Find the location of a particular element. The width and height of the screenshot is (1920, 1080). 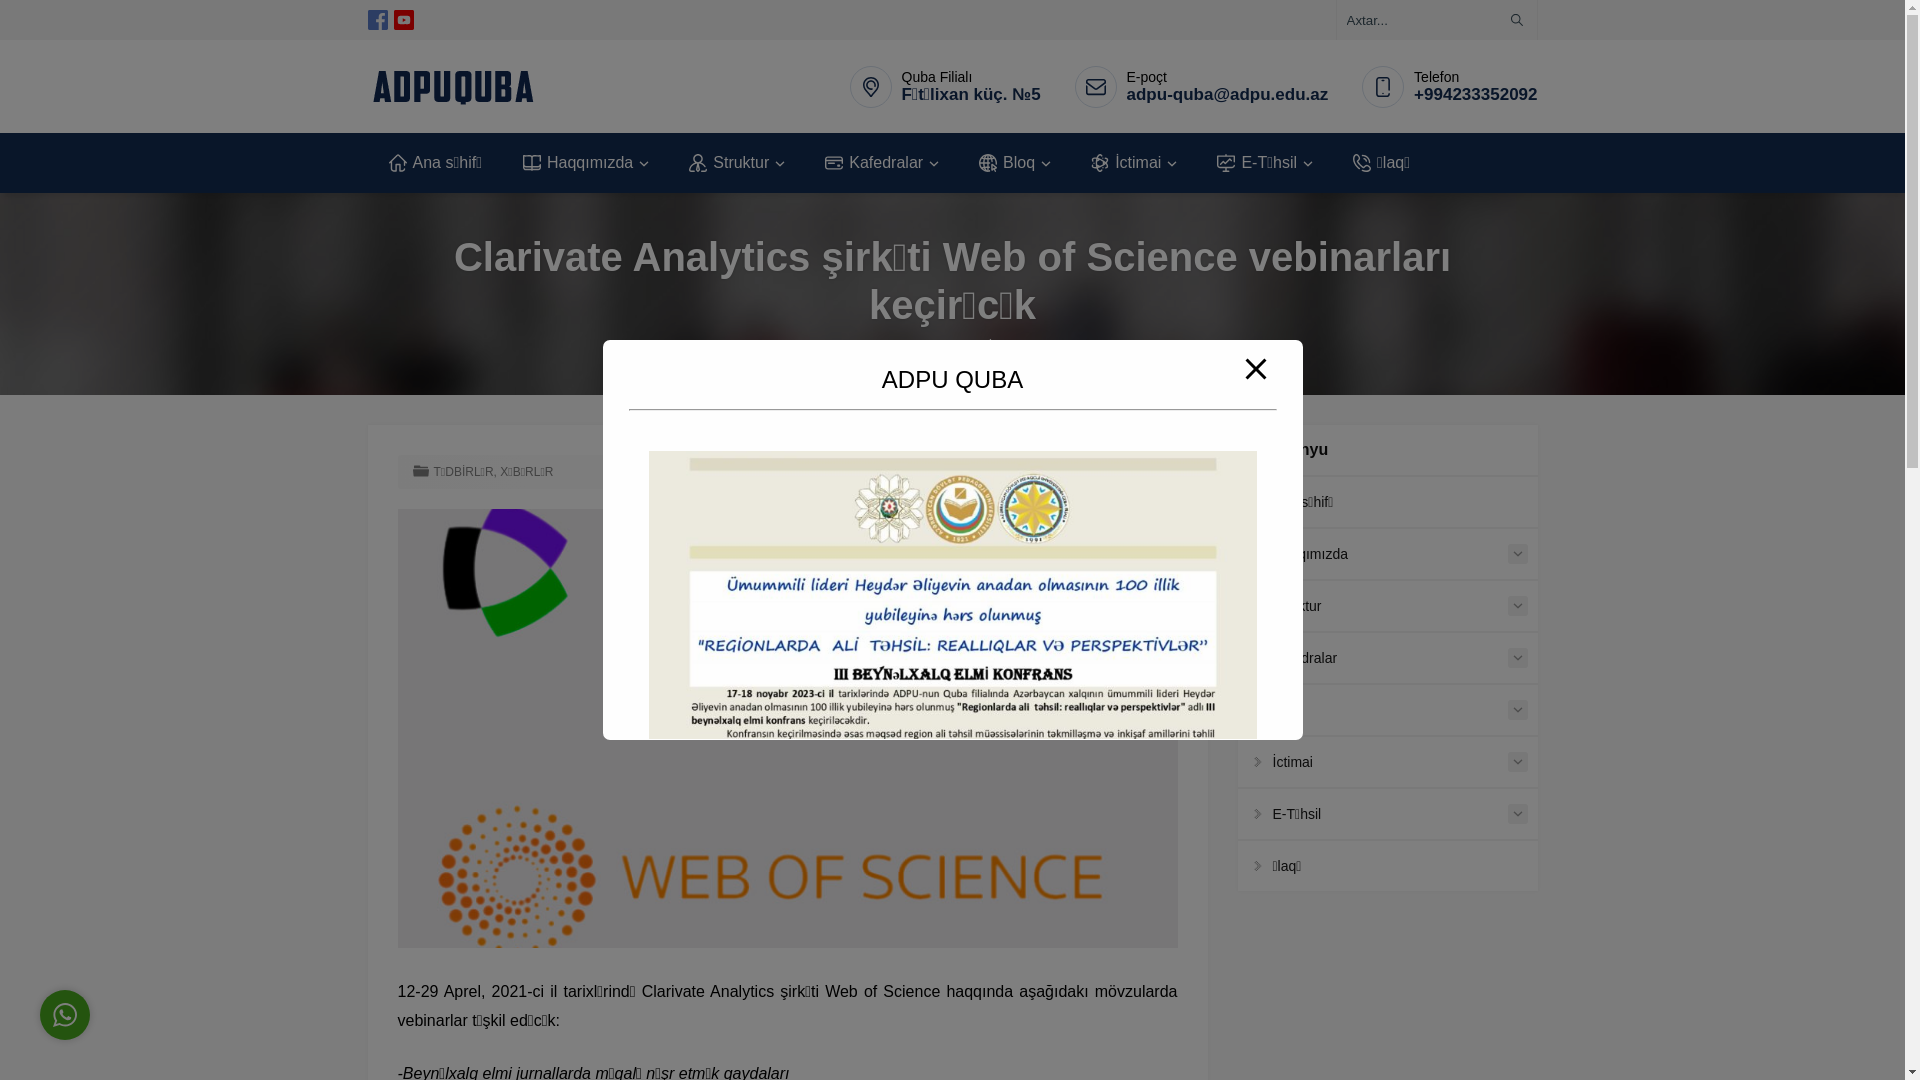

'+994233352092' is located at coordinates (1475, 93).